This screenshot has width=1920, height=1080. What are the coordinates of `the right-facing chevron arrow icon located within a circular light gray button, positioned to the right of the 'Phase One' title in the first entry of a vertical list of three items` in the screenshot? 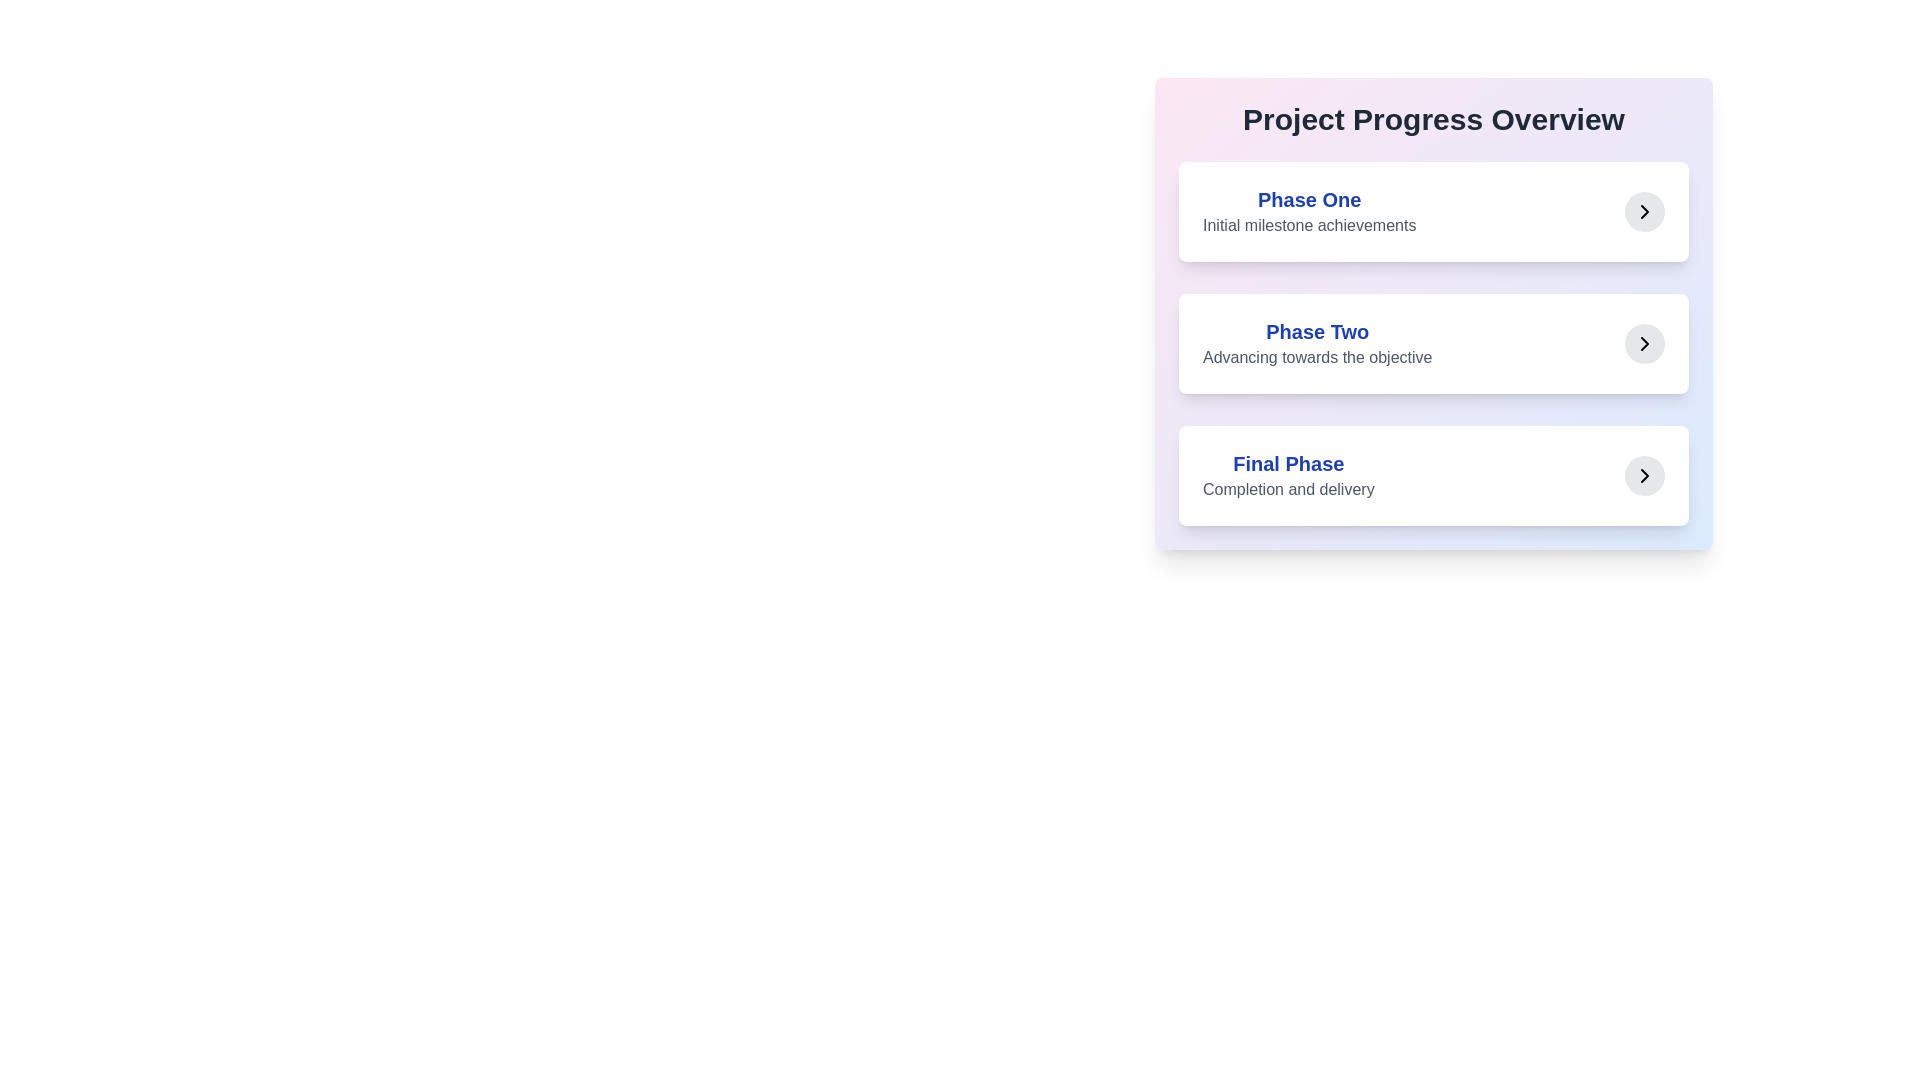 It's located at (1645, 212).